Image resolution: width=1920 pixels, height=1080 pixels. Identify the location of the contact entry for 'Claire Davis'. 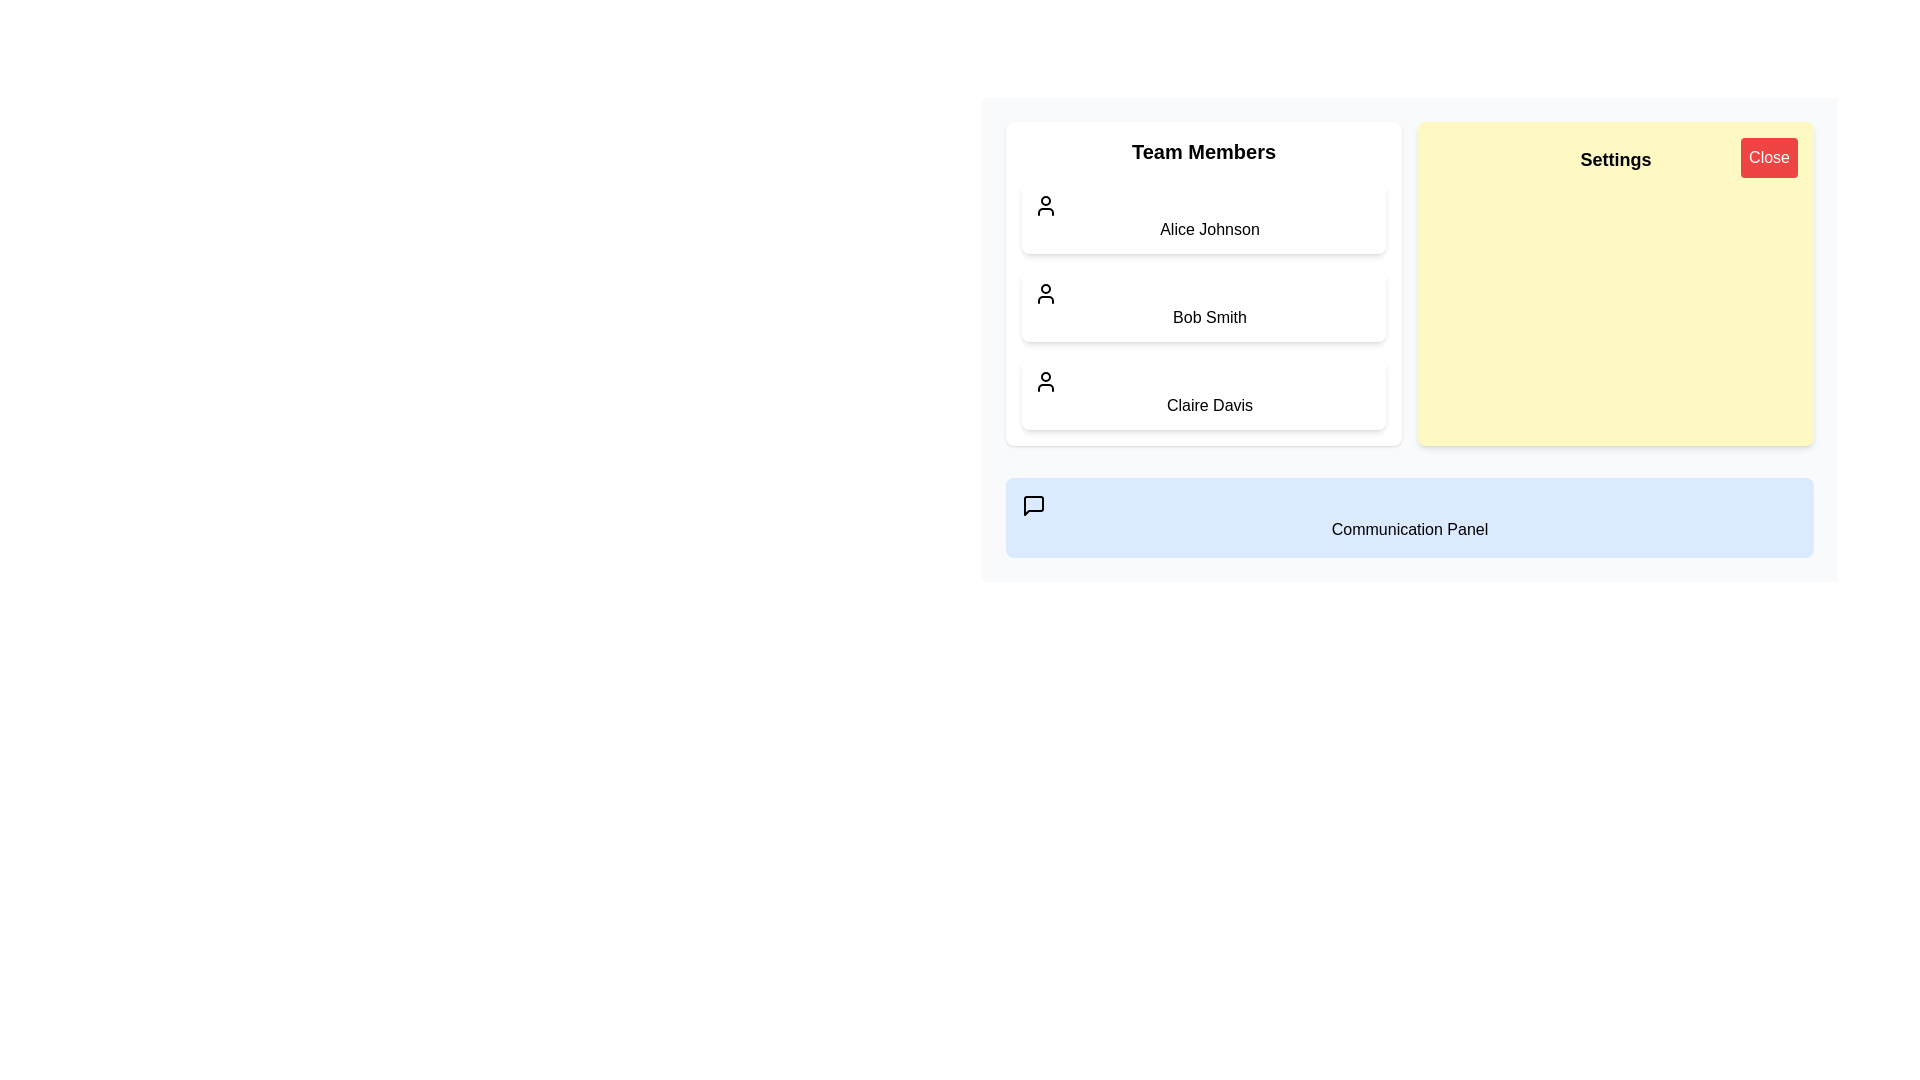
(1203, 393).